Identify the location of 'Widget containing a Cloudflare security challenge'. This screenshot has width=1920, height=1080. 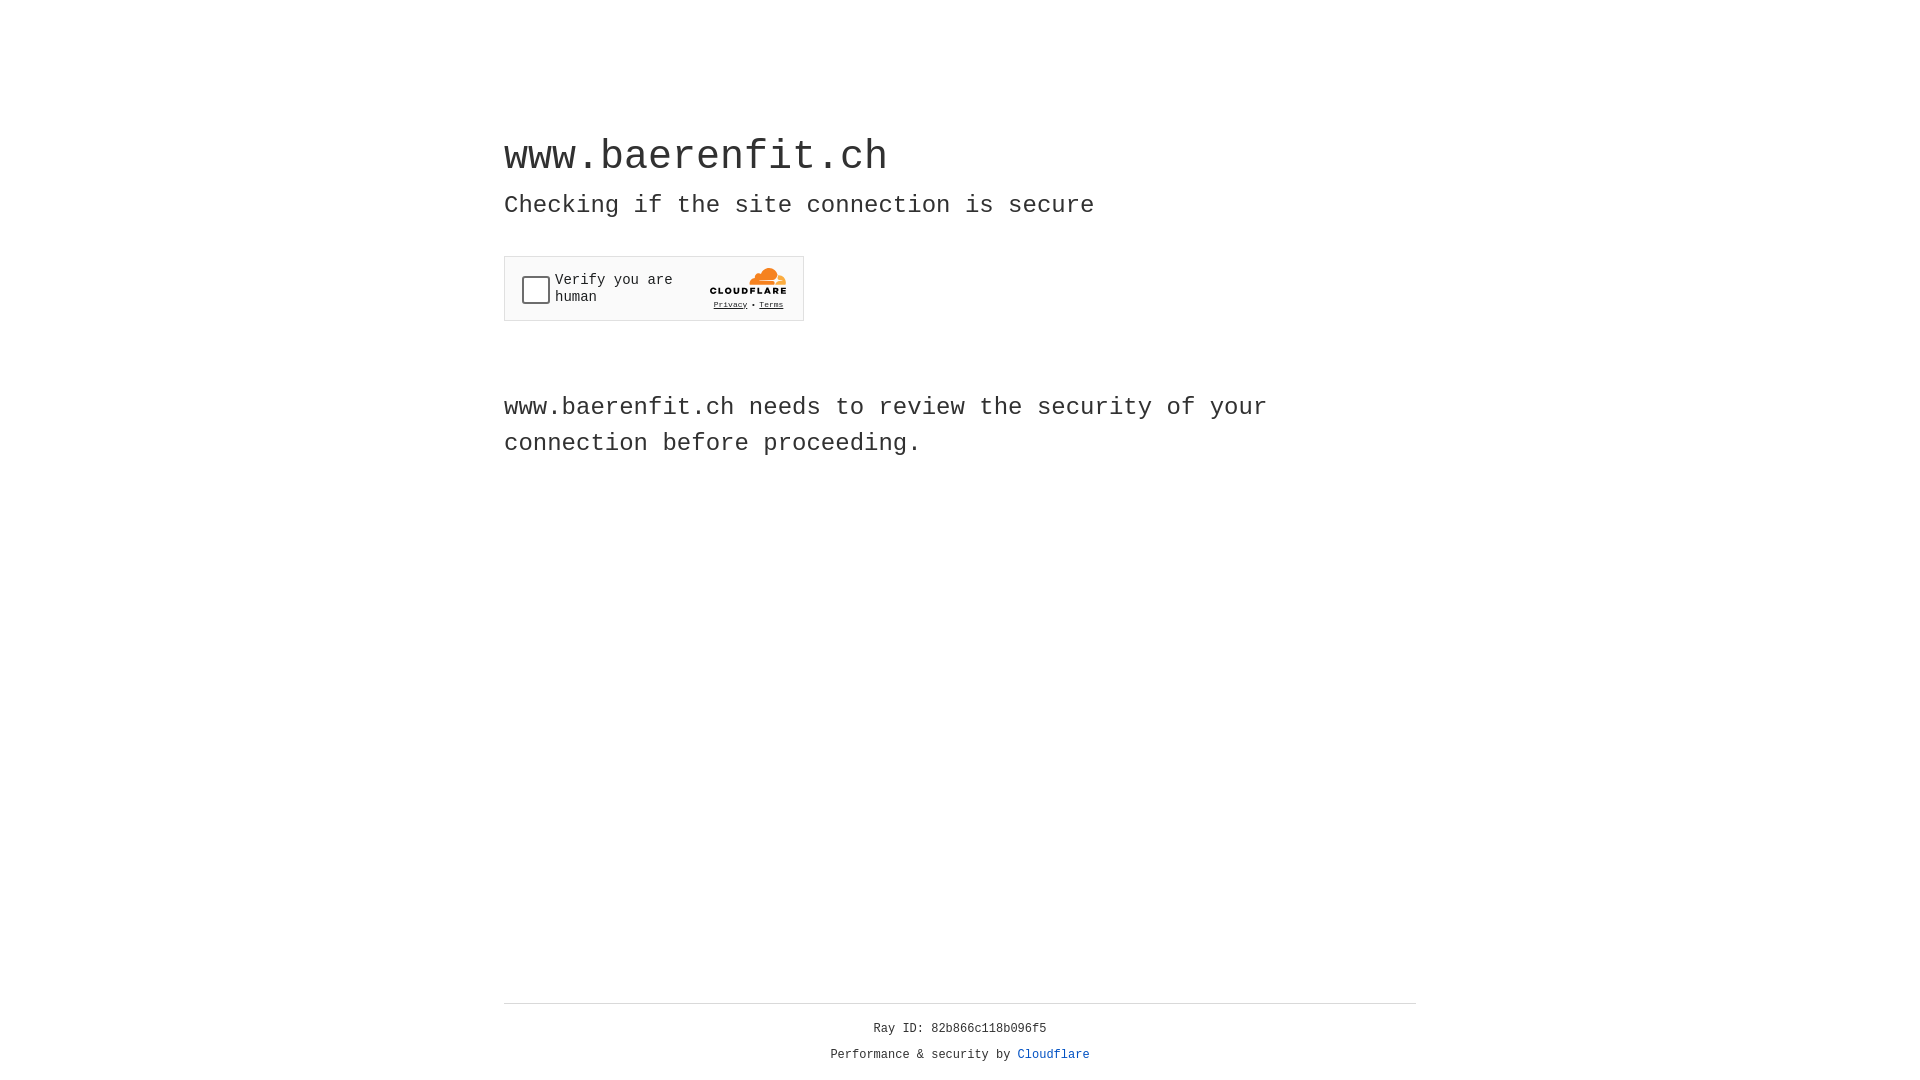
(653, 288).